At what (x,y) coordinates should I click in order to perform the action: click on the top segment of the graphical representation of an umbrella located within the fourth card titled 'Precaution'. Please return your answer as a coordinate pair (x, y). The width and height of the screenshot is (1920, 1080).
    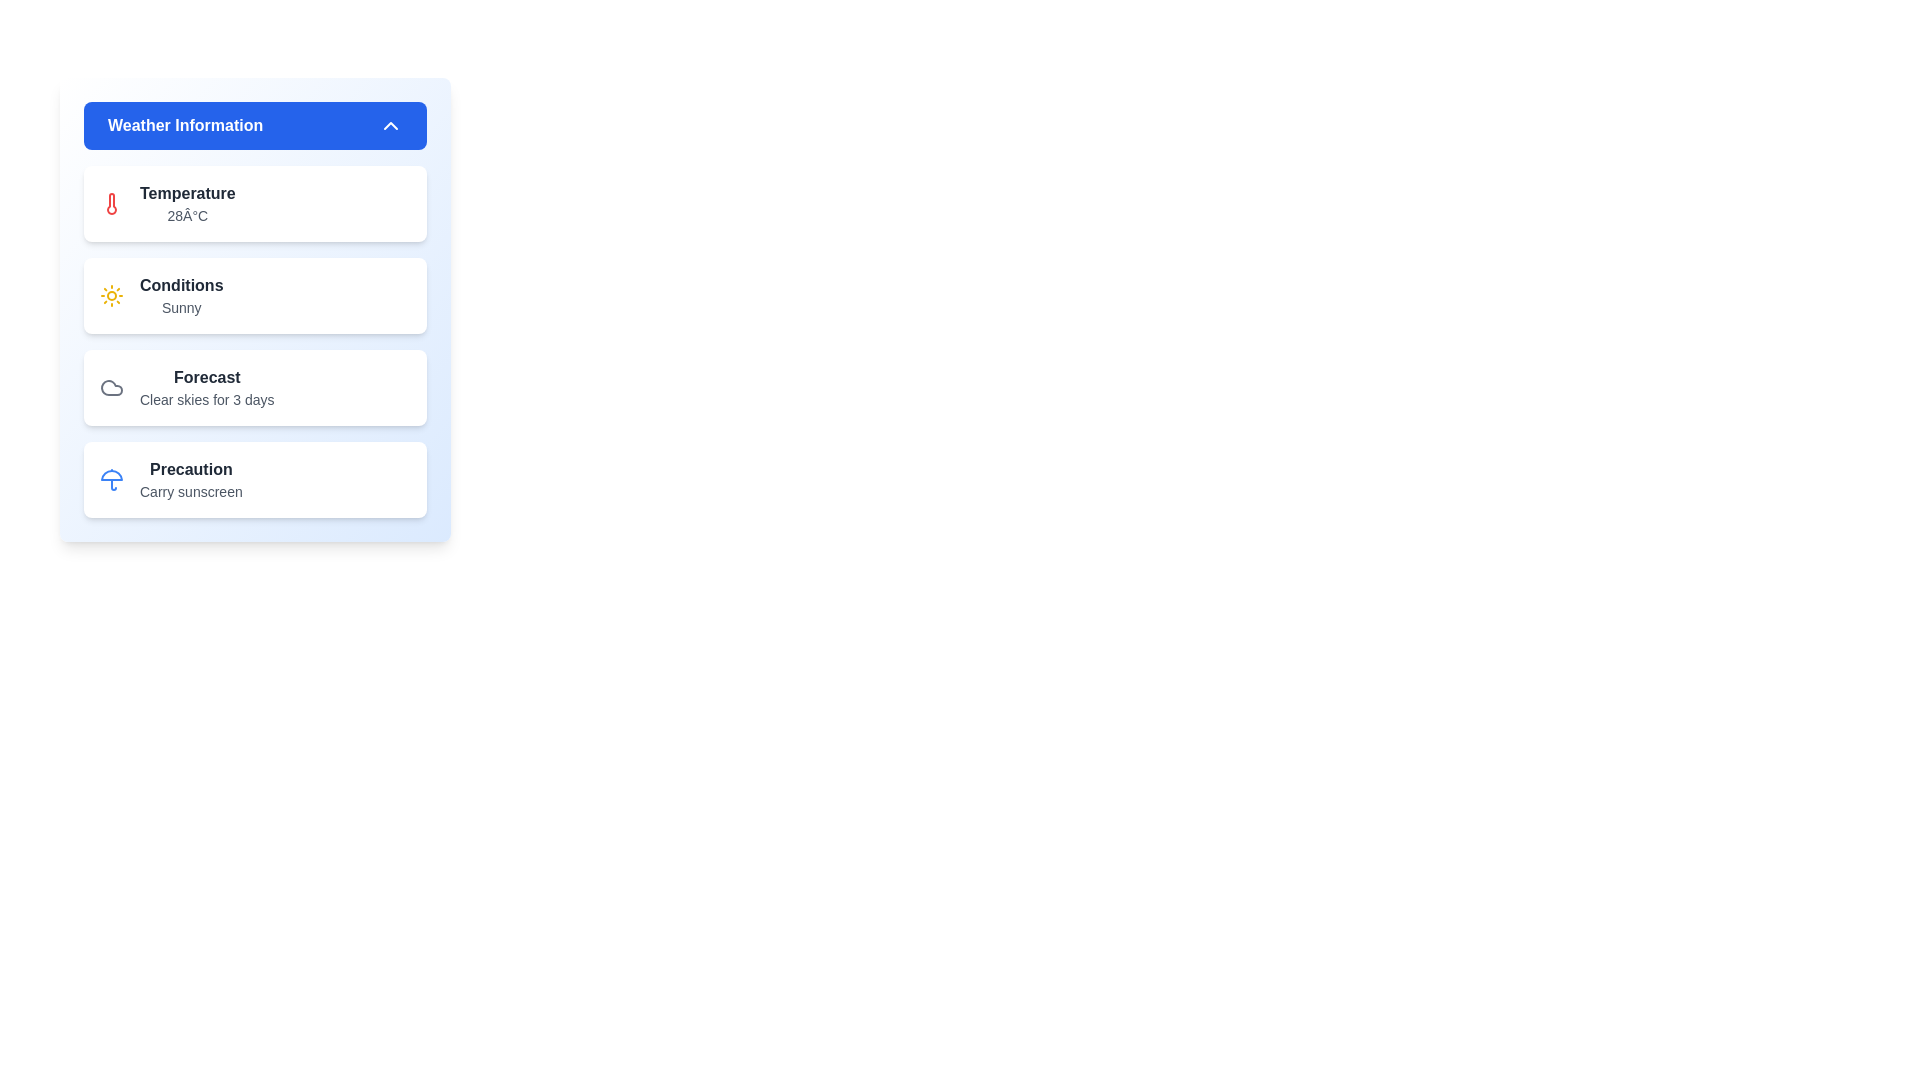
    Looking at the image, I should click on (110, 474).